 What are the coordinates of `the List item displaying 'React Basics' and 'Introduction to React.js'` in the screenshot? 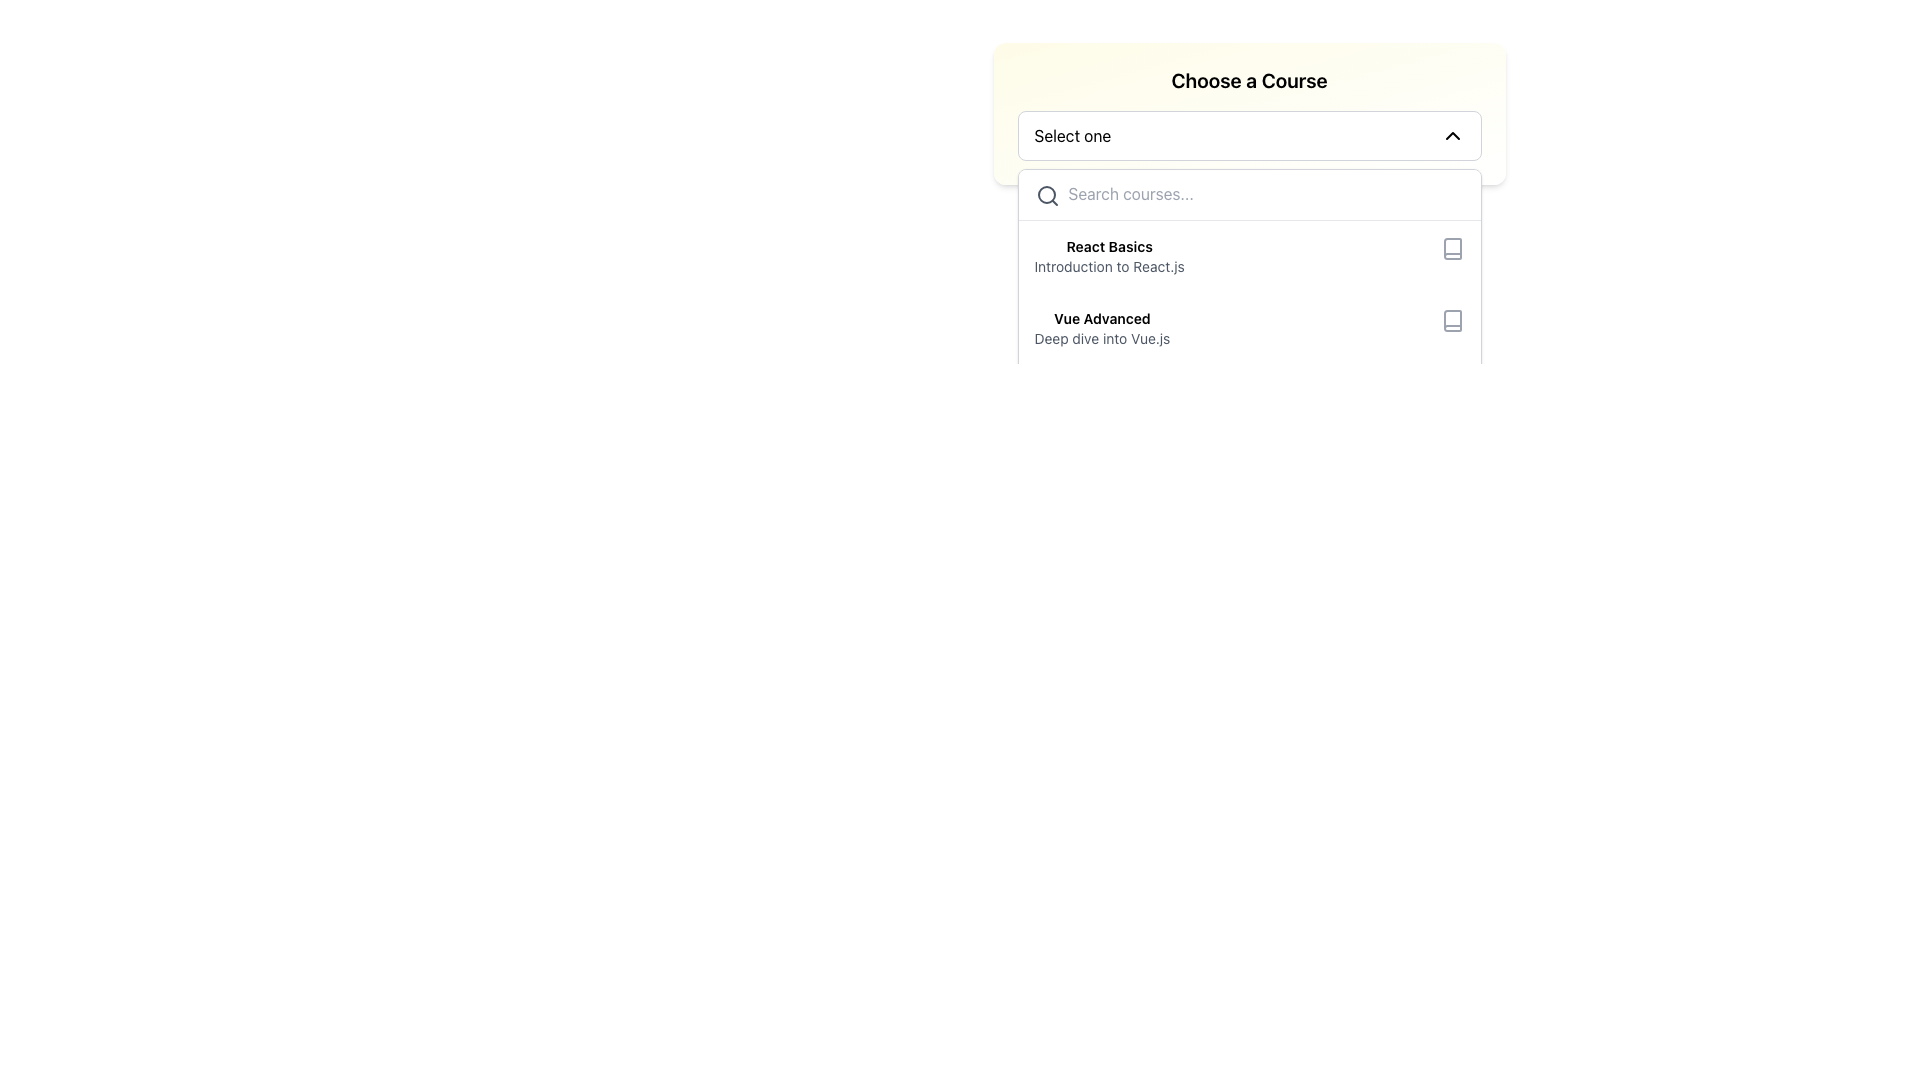 It's located at (1108, 255).